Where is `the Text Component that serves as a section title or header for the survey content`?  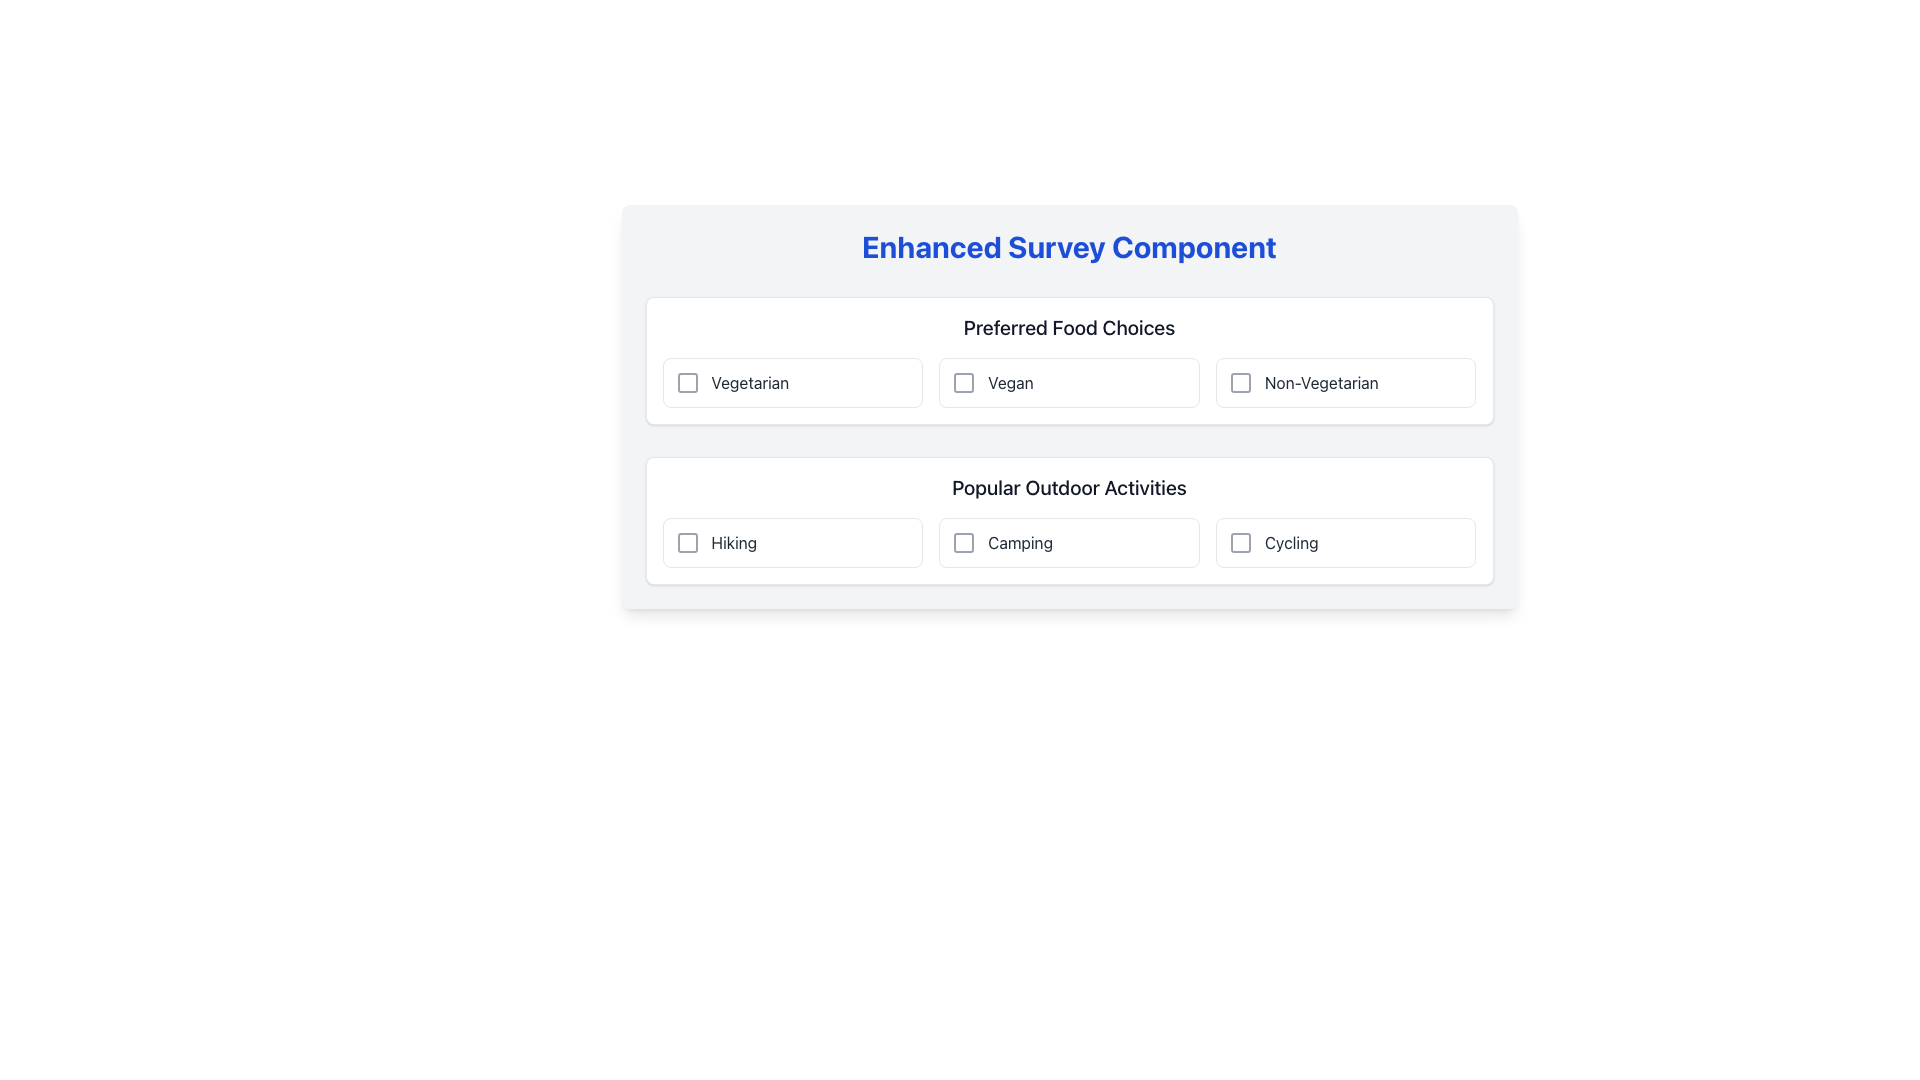 the Text Component that serves as a section title or header for the survey content is located at coordinates (1068, 245).